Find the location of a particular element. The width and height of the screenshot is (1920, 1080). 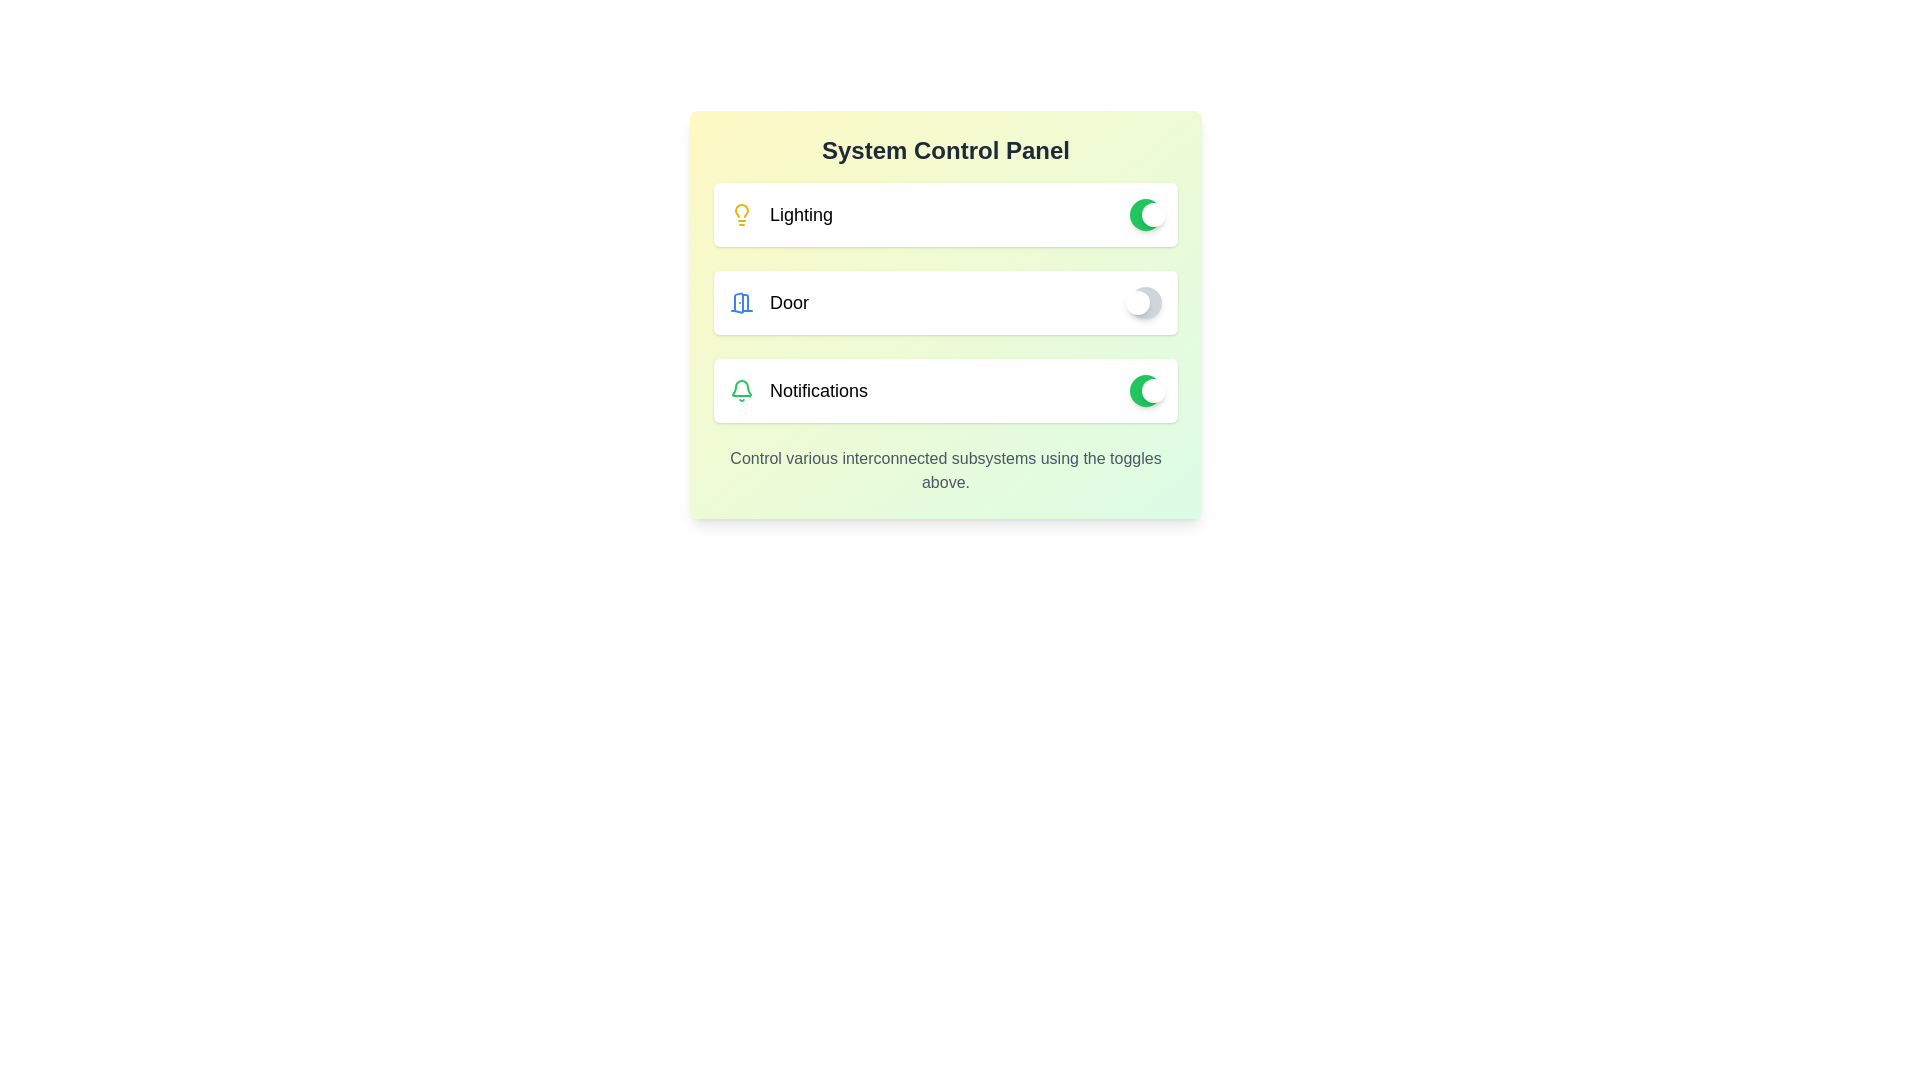

the toggle button for the door switch to change its state is located at coordinates (1146, 303).